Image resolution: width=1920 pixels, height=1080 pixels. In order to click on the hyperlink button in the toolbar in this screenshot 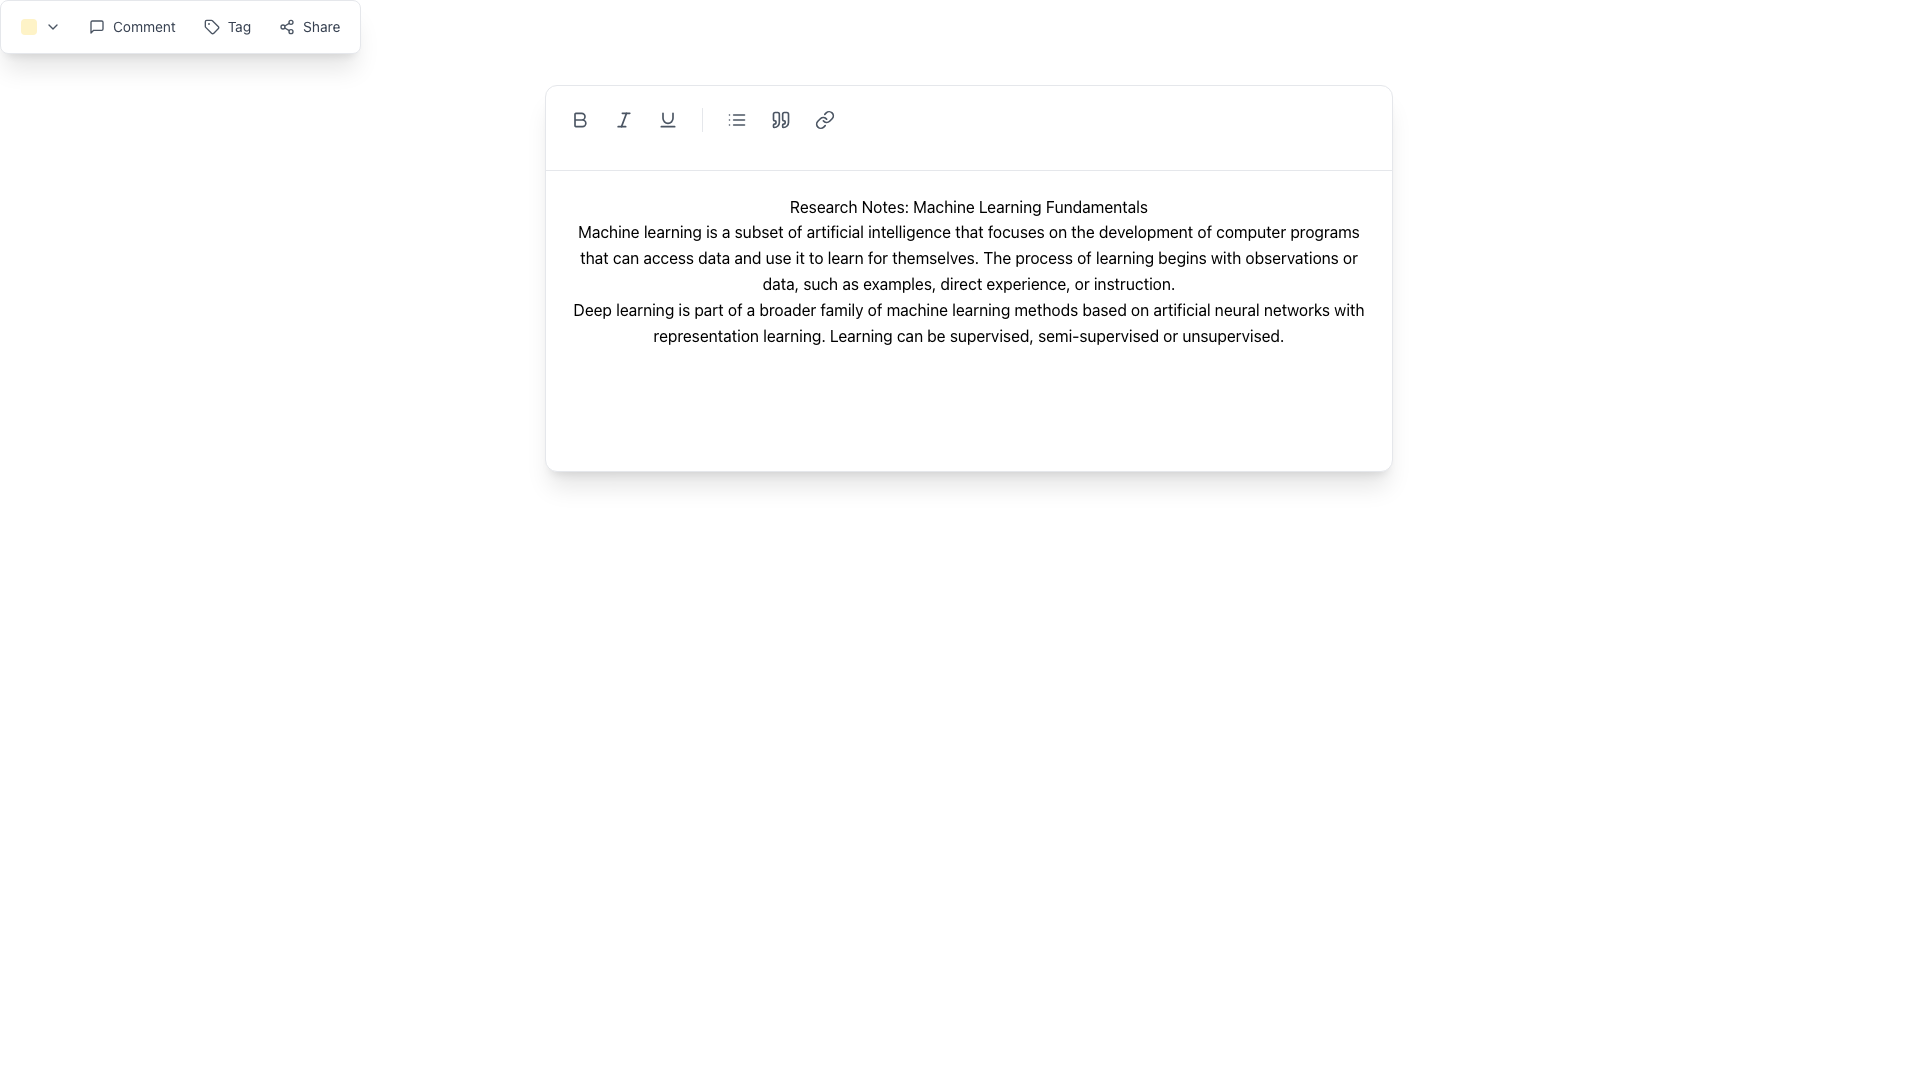, I will do `click(825, 119)`.